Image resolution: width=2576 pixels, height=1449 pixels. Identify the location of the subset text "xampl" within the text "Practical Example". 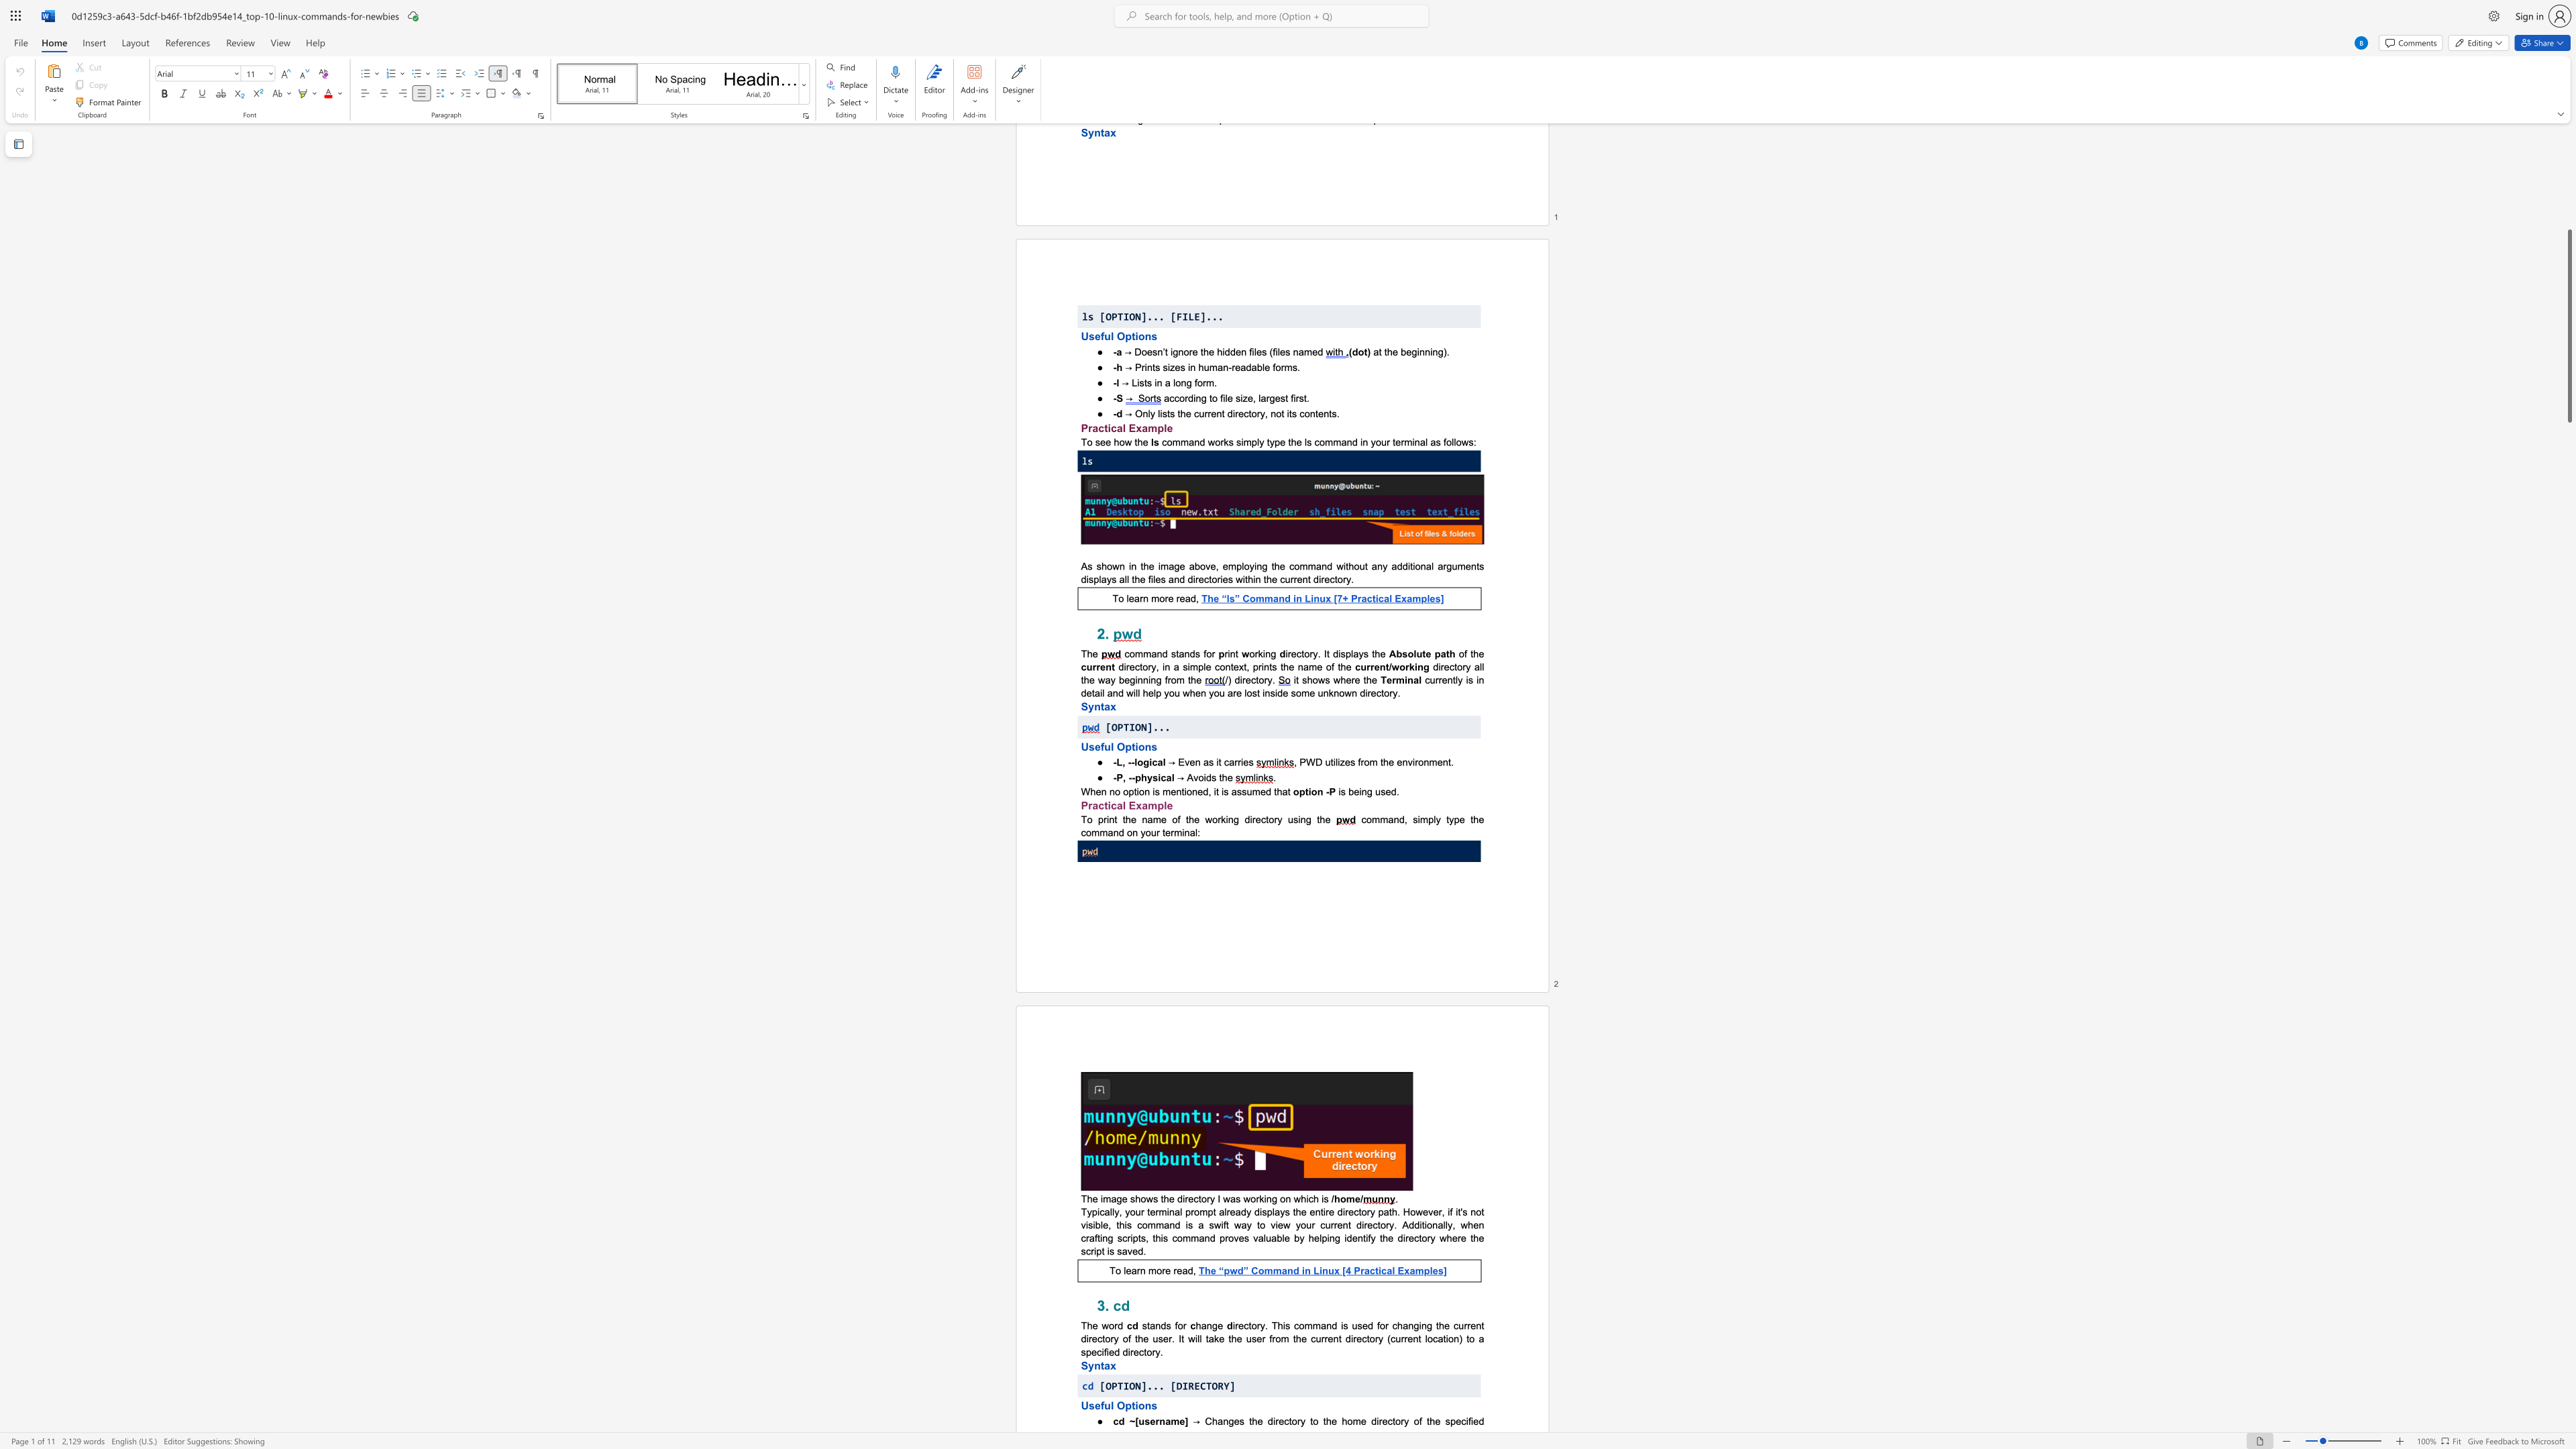
(1134, 805).